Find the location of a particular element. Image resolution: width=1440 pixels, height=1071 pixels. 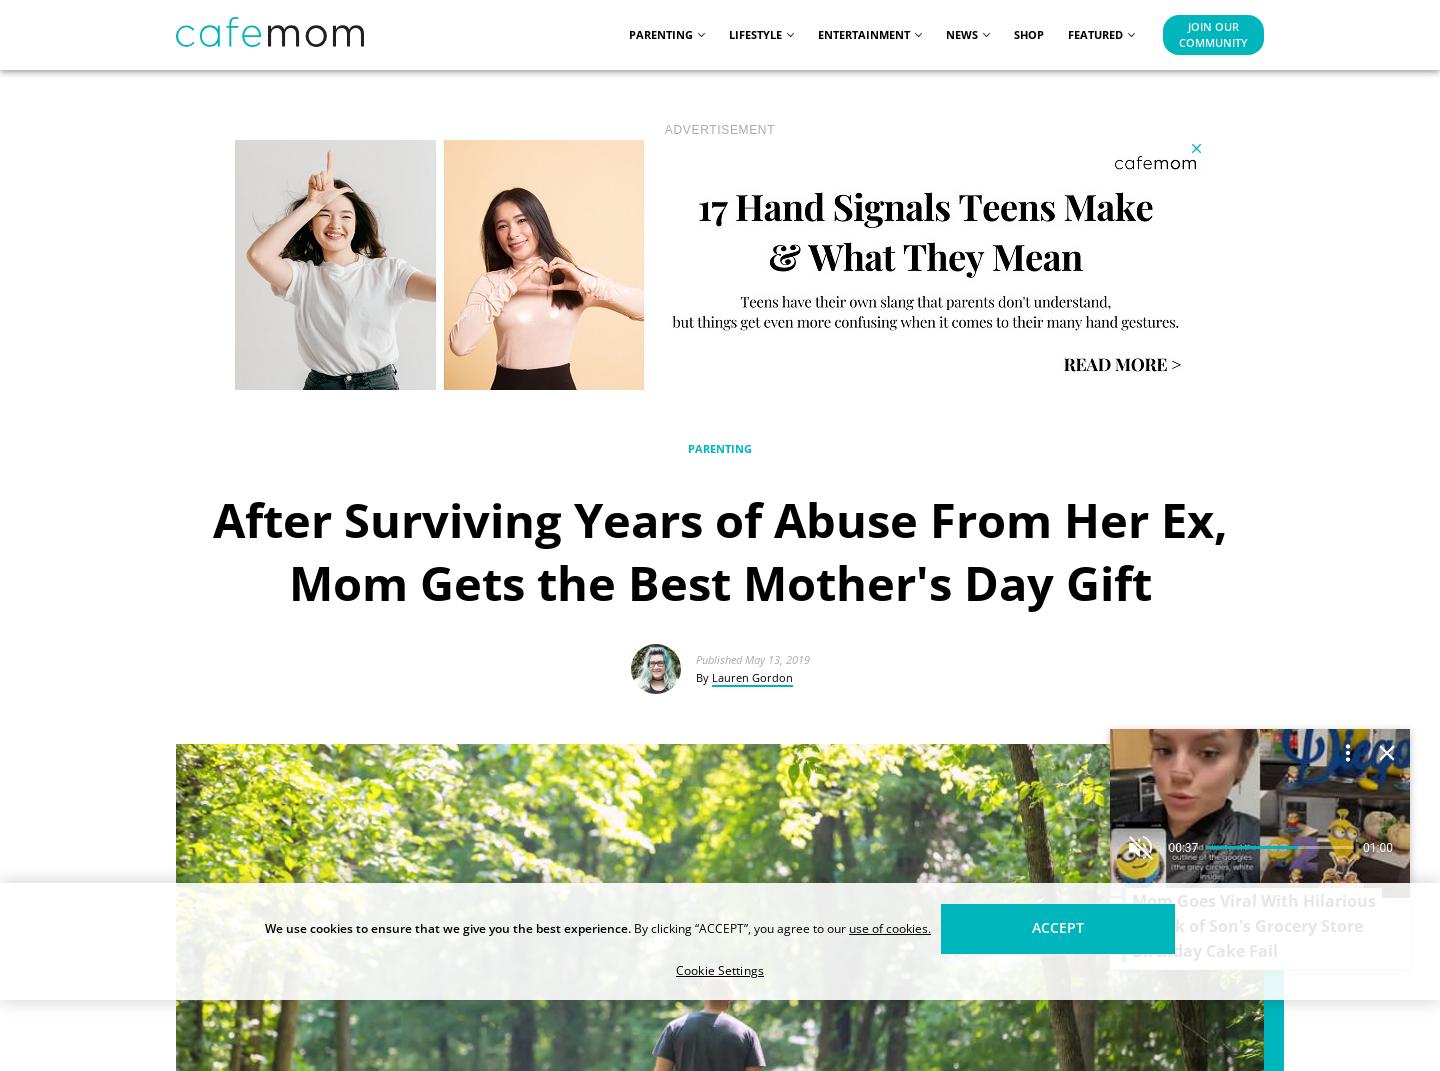

'Published May 13, 2019' is located at coordinates (750, 657).